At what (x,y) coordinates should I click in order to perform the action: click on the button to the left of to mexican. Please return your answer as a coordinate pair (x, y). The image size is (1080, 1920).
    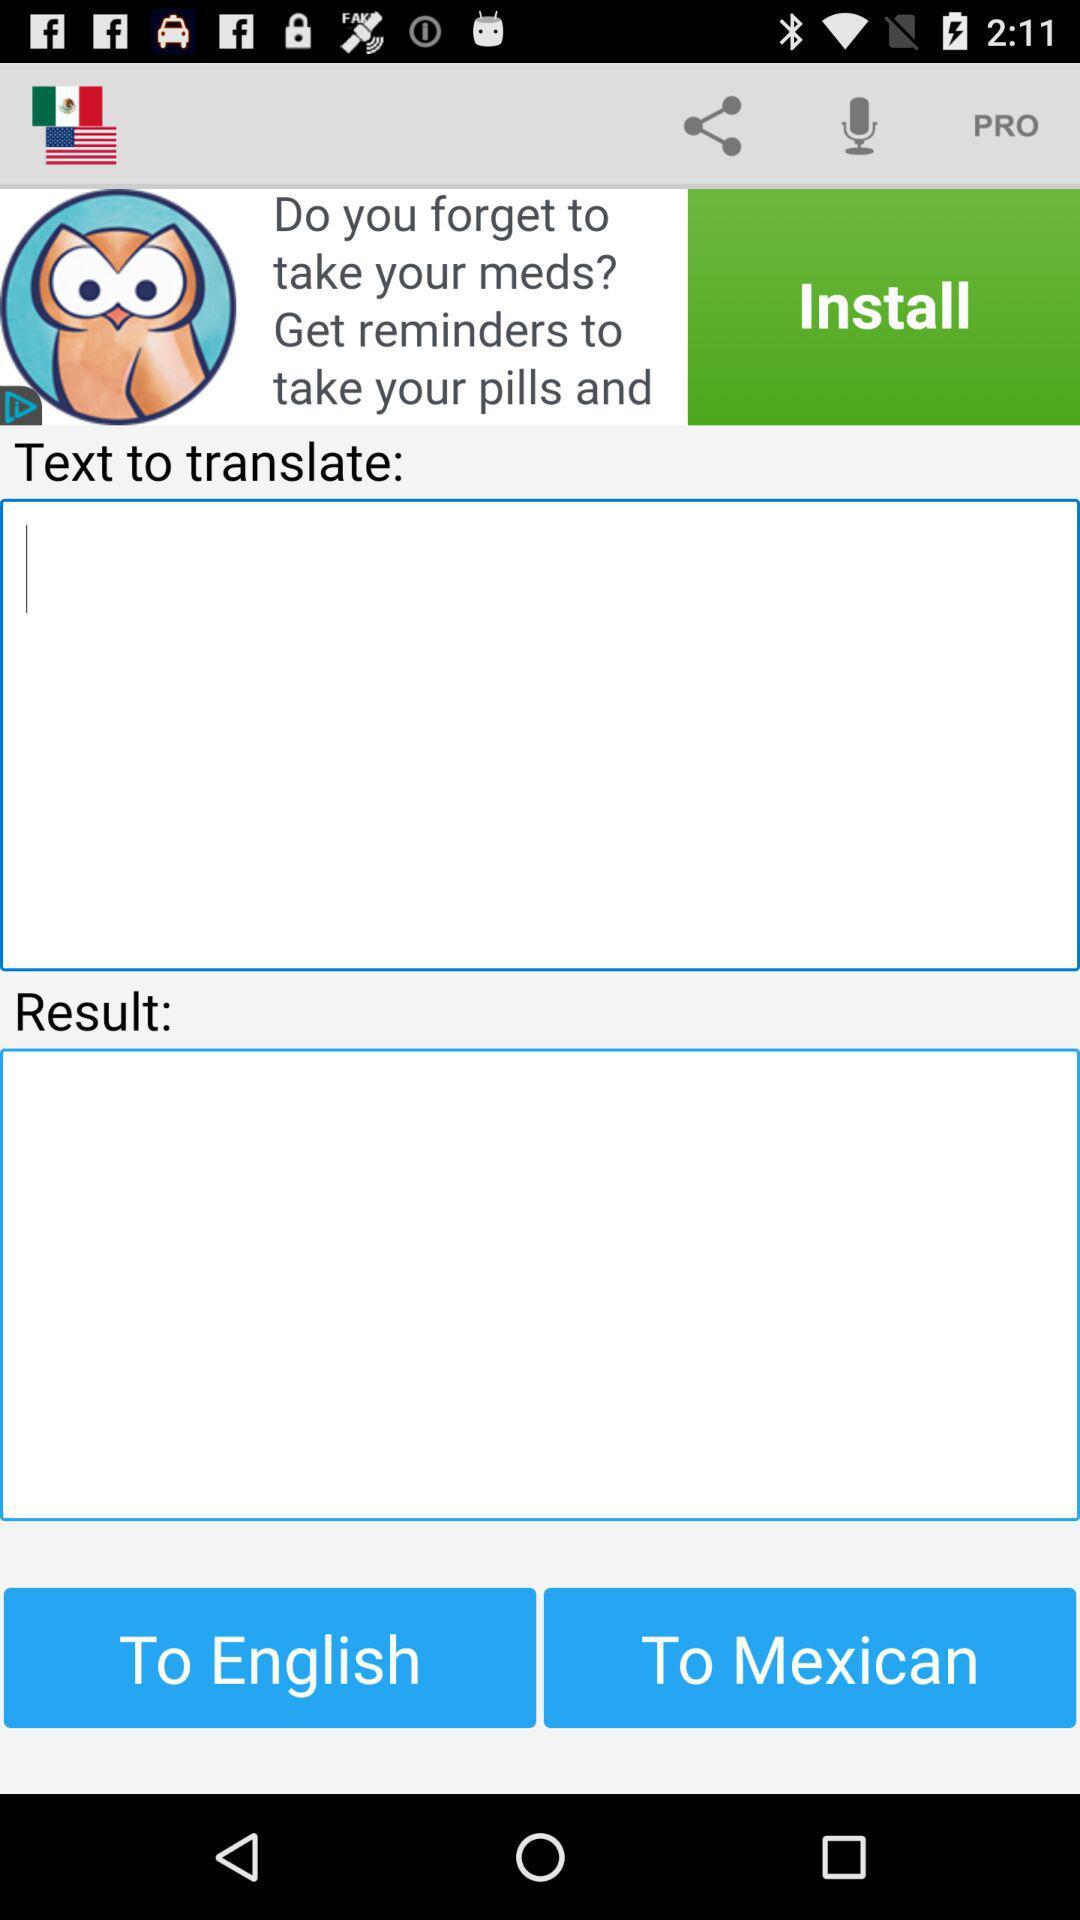
    Looking at the image, I should click on (270, 1657).